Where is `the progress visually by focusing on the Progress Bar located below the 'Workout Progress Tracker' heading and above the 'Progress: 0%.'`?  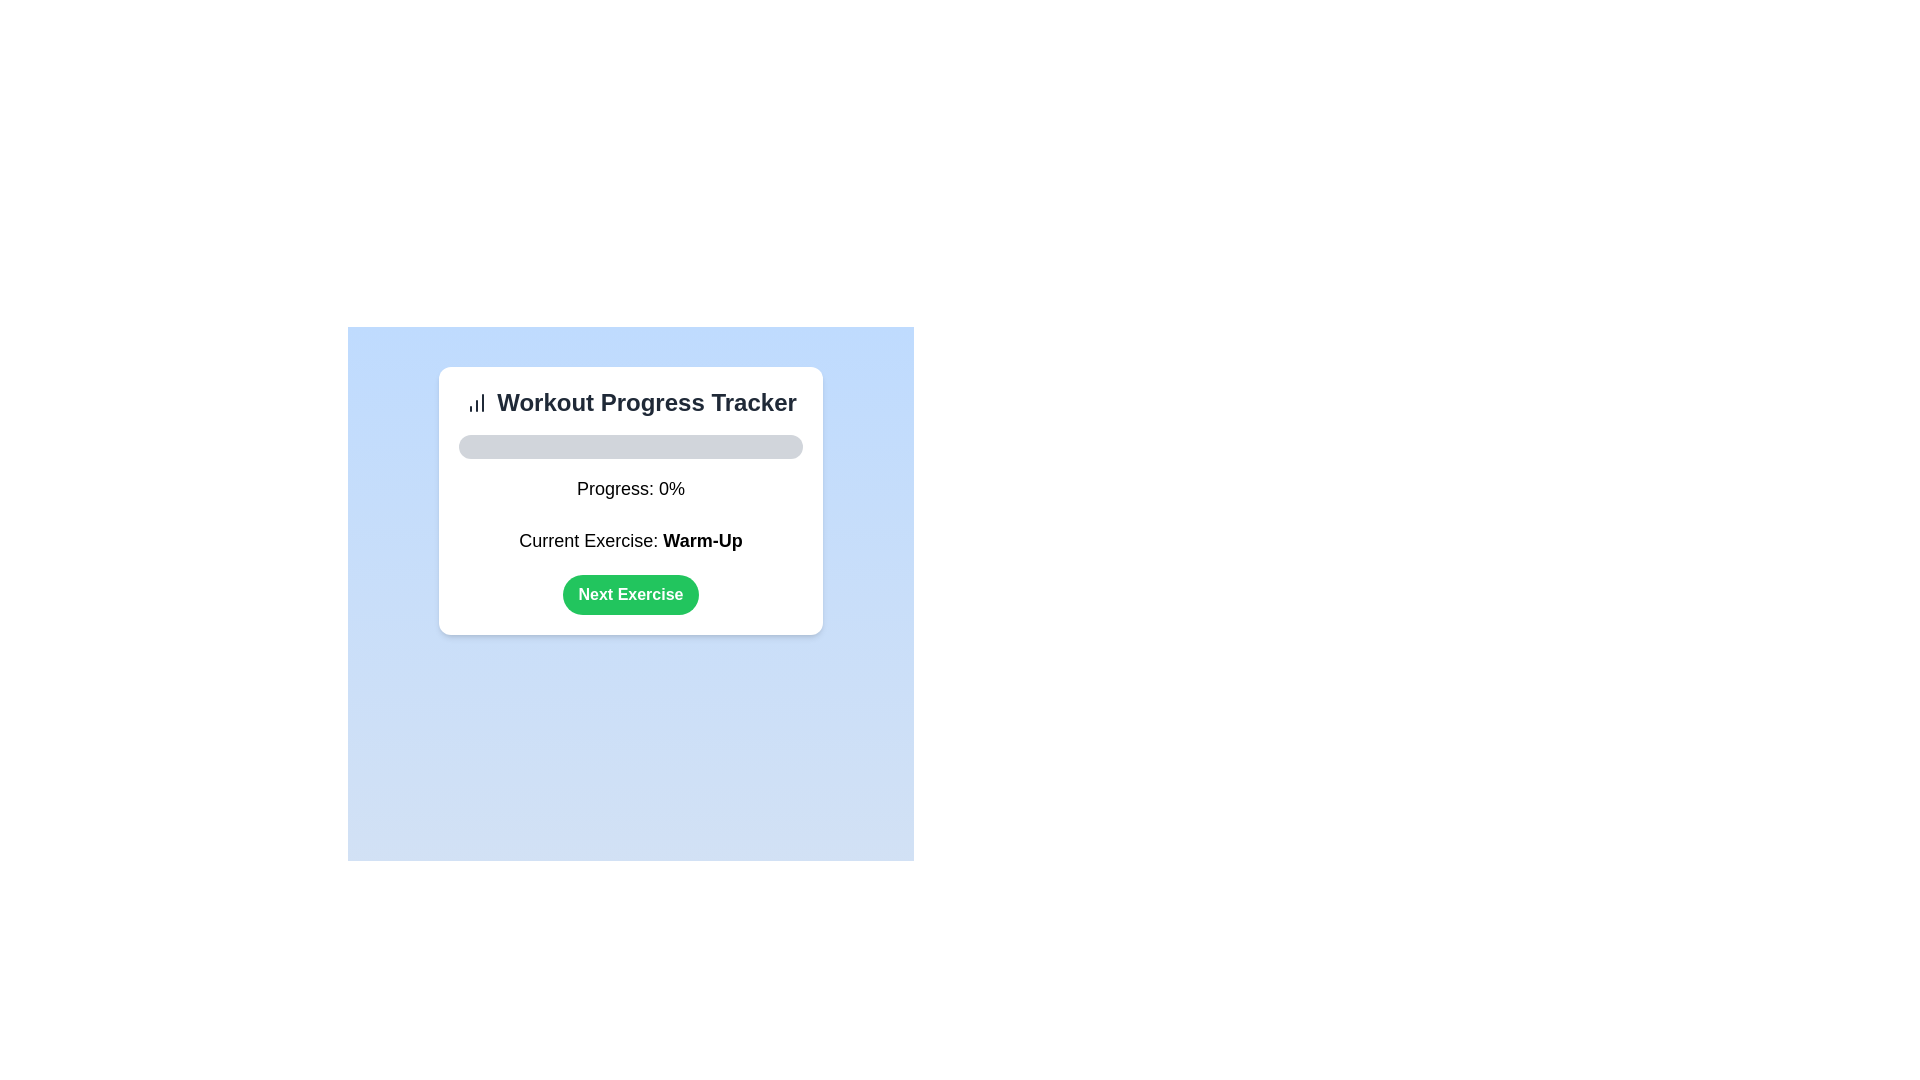
the progress visually by focusing on the Progress Bar located below the 'Workout Progress Tracker' heading and above the 'Progress: 0%.' is located at coordinates (629, 446).